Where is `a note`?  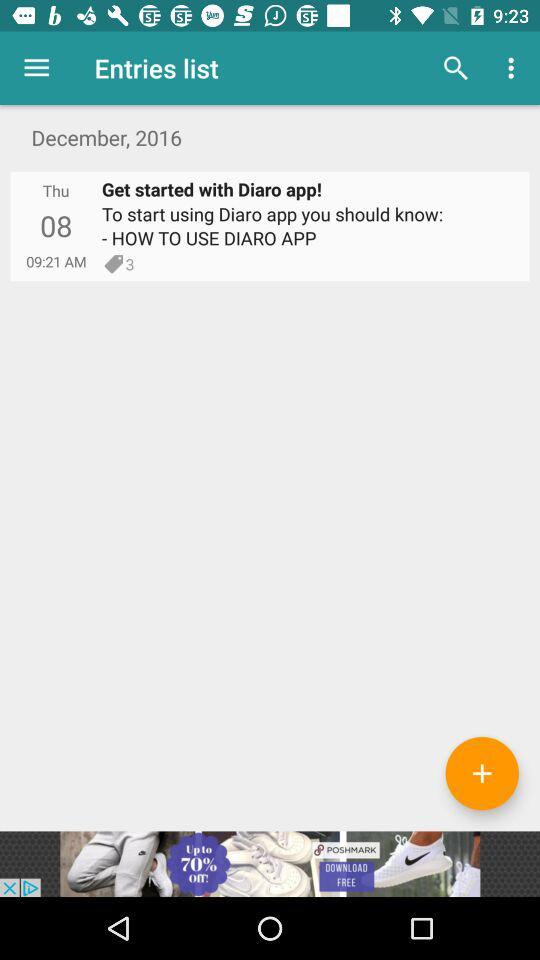 a note is located at coordinates (481, 772).